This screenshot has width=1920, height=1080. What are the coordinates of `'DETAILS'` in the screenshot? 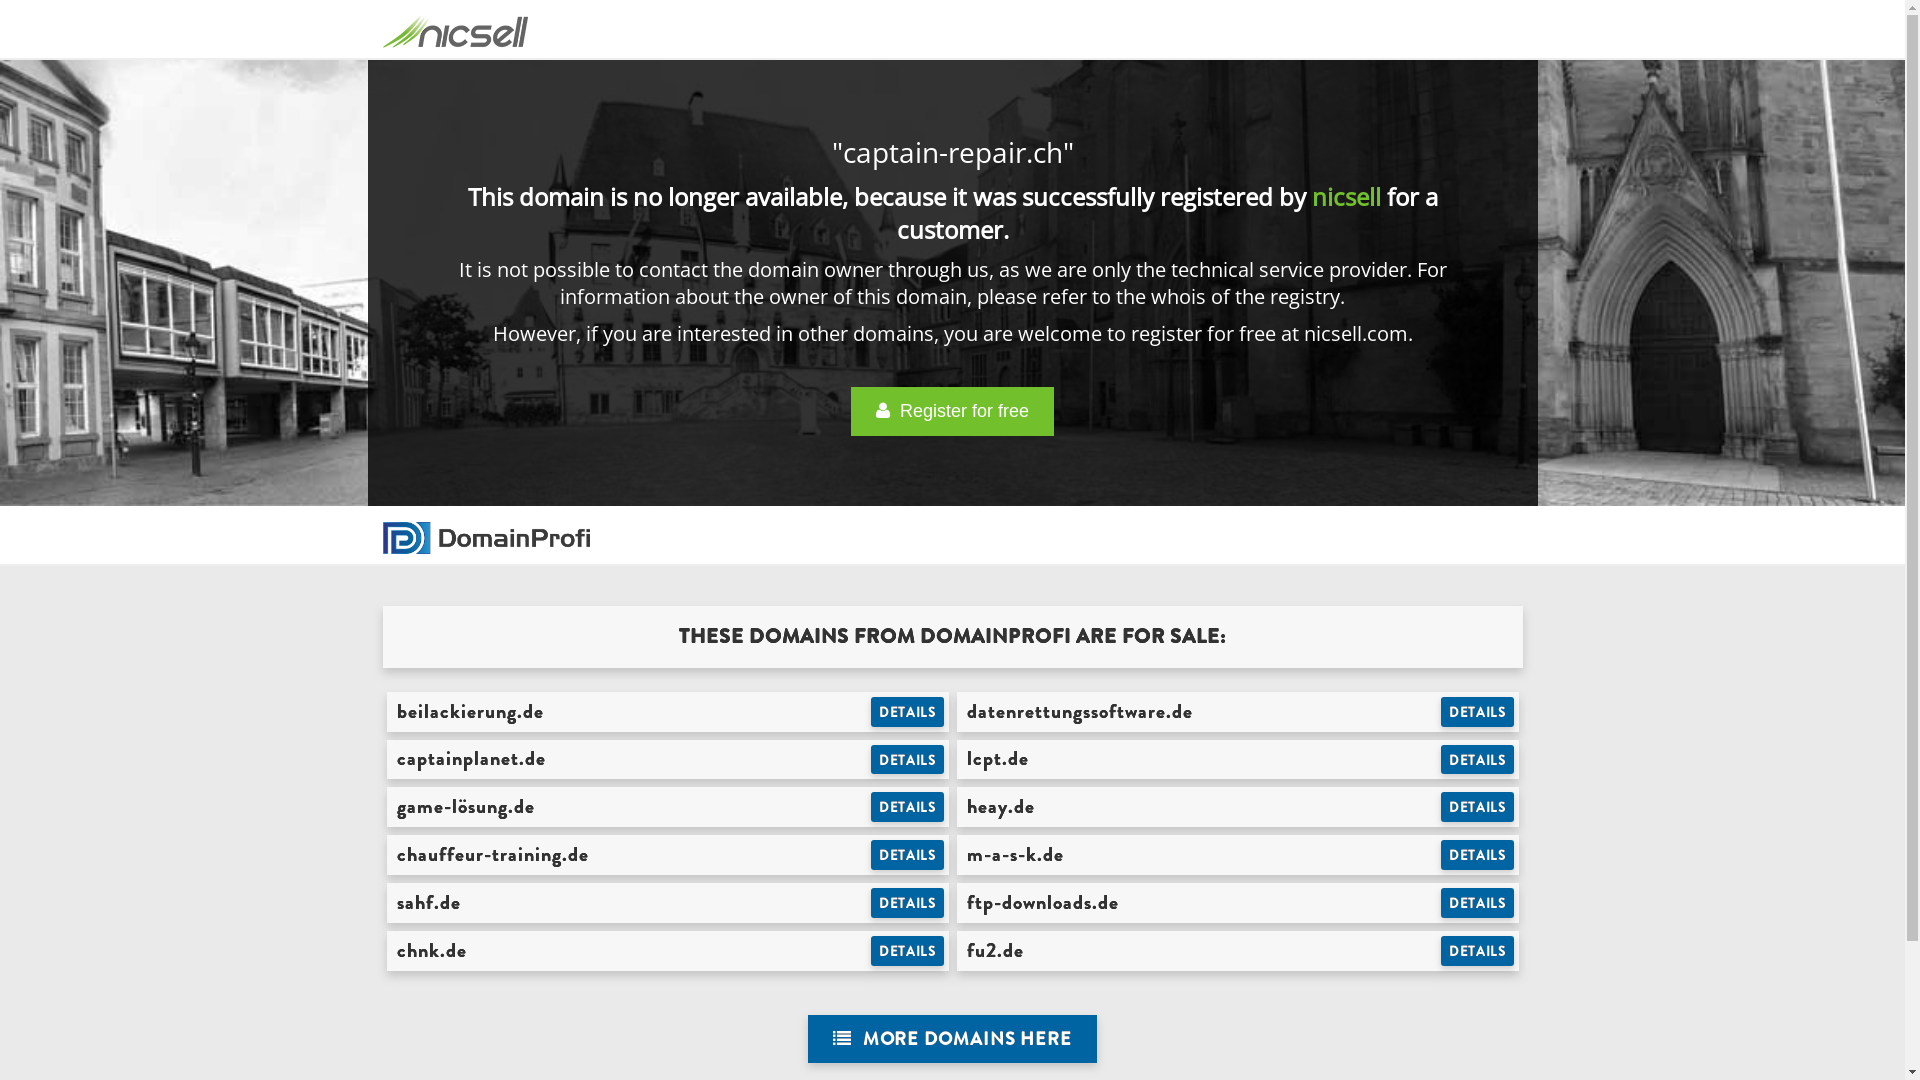 It's located at (906, 950).